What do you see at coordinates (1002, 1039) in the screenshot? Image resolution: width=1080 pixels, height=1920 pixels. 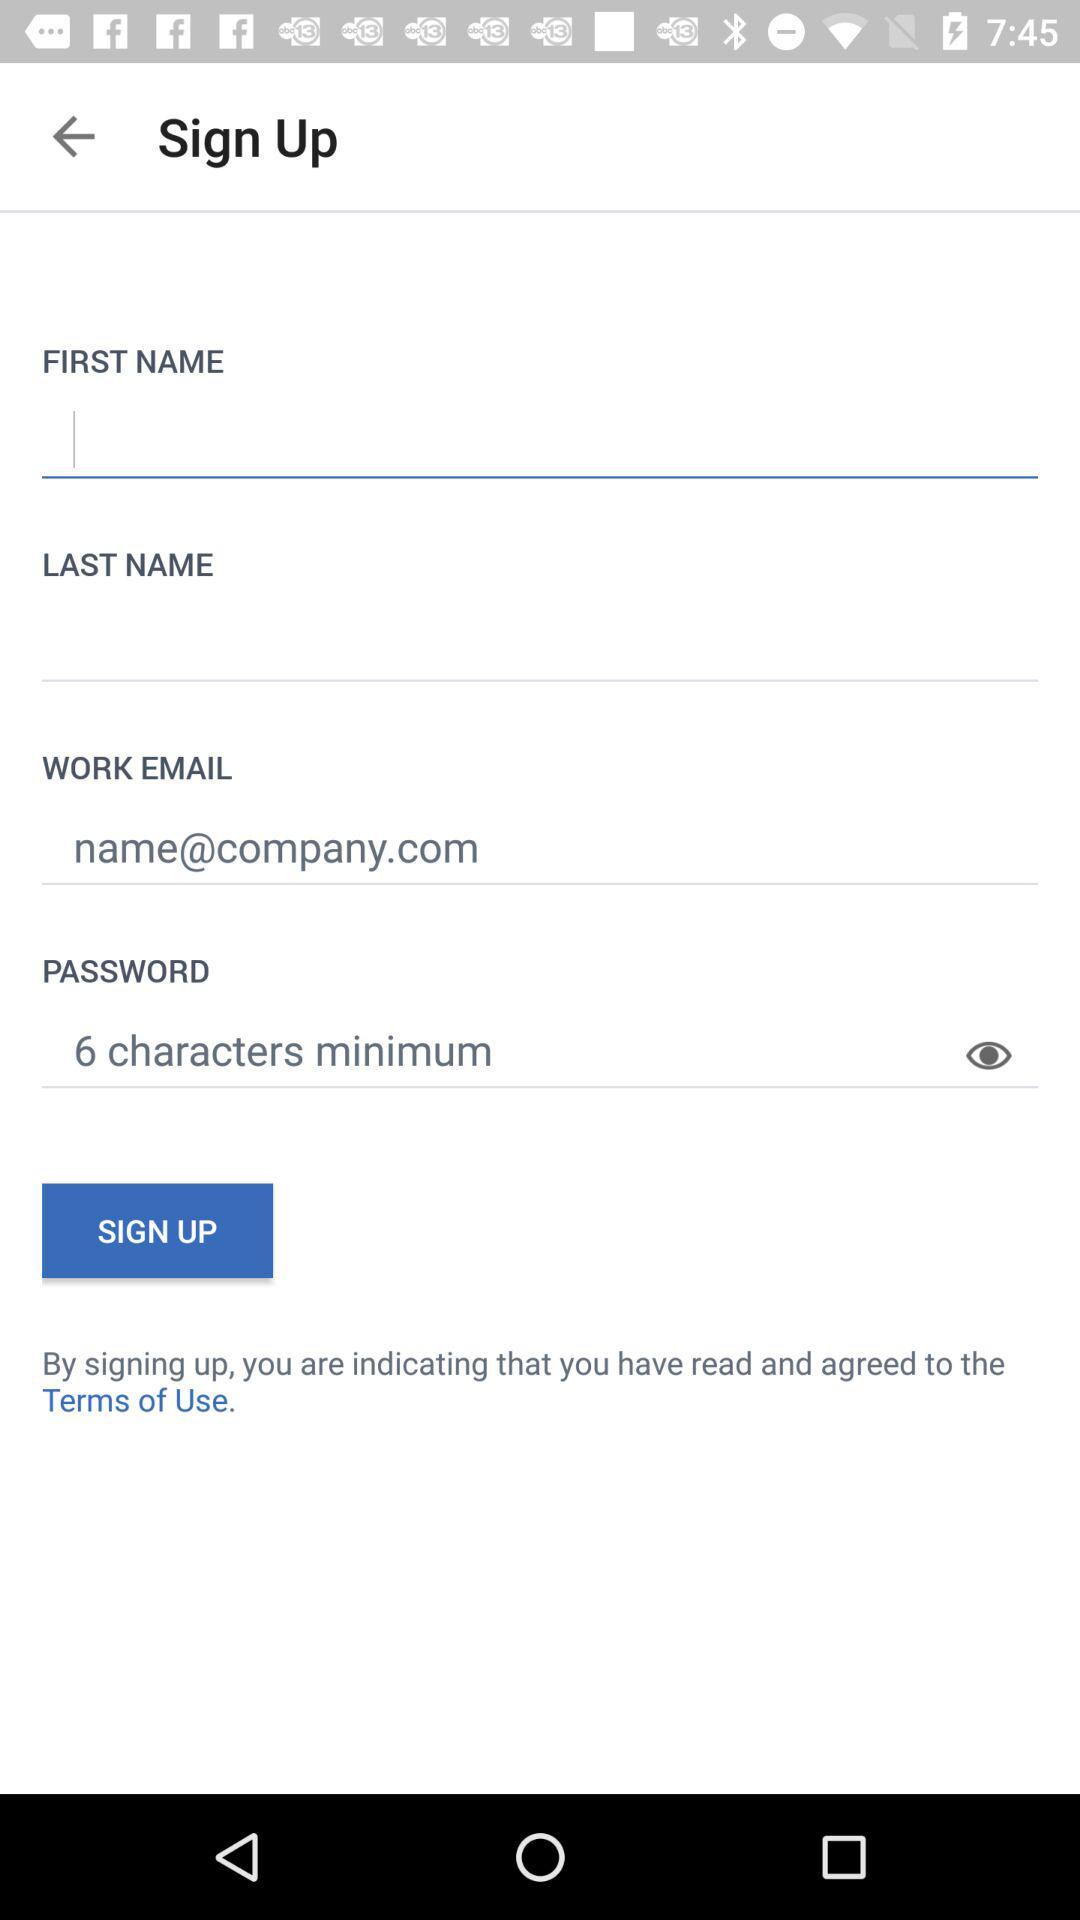 I see `the item on the right` at bounding box center [1002, 1039].